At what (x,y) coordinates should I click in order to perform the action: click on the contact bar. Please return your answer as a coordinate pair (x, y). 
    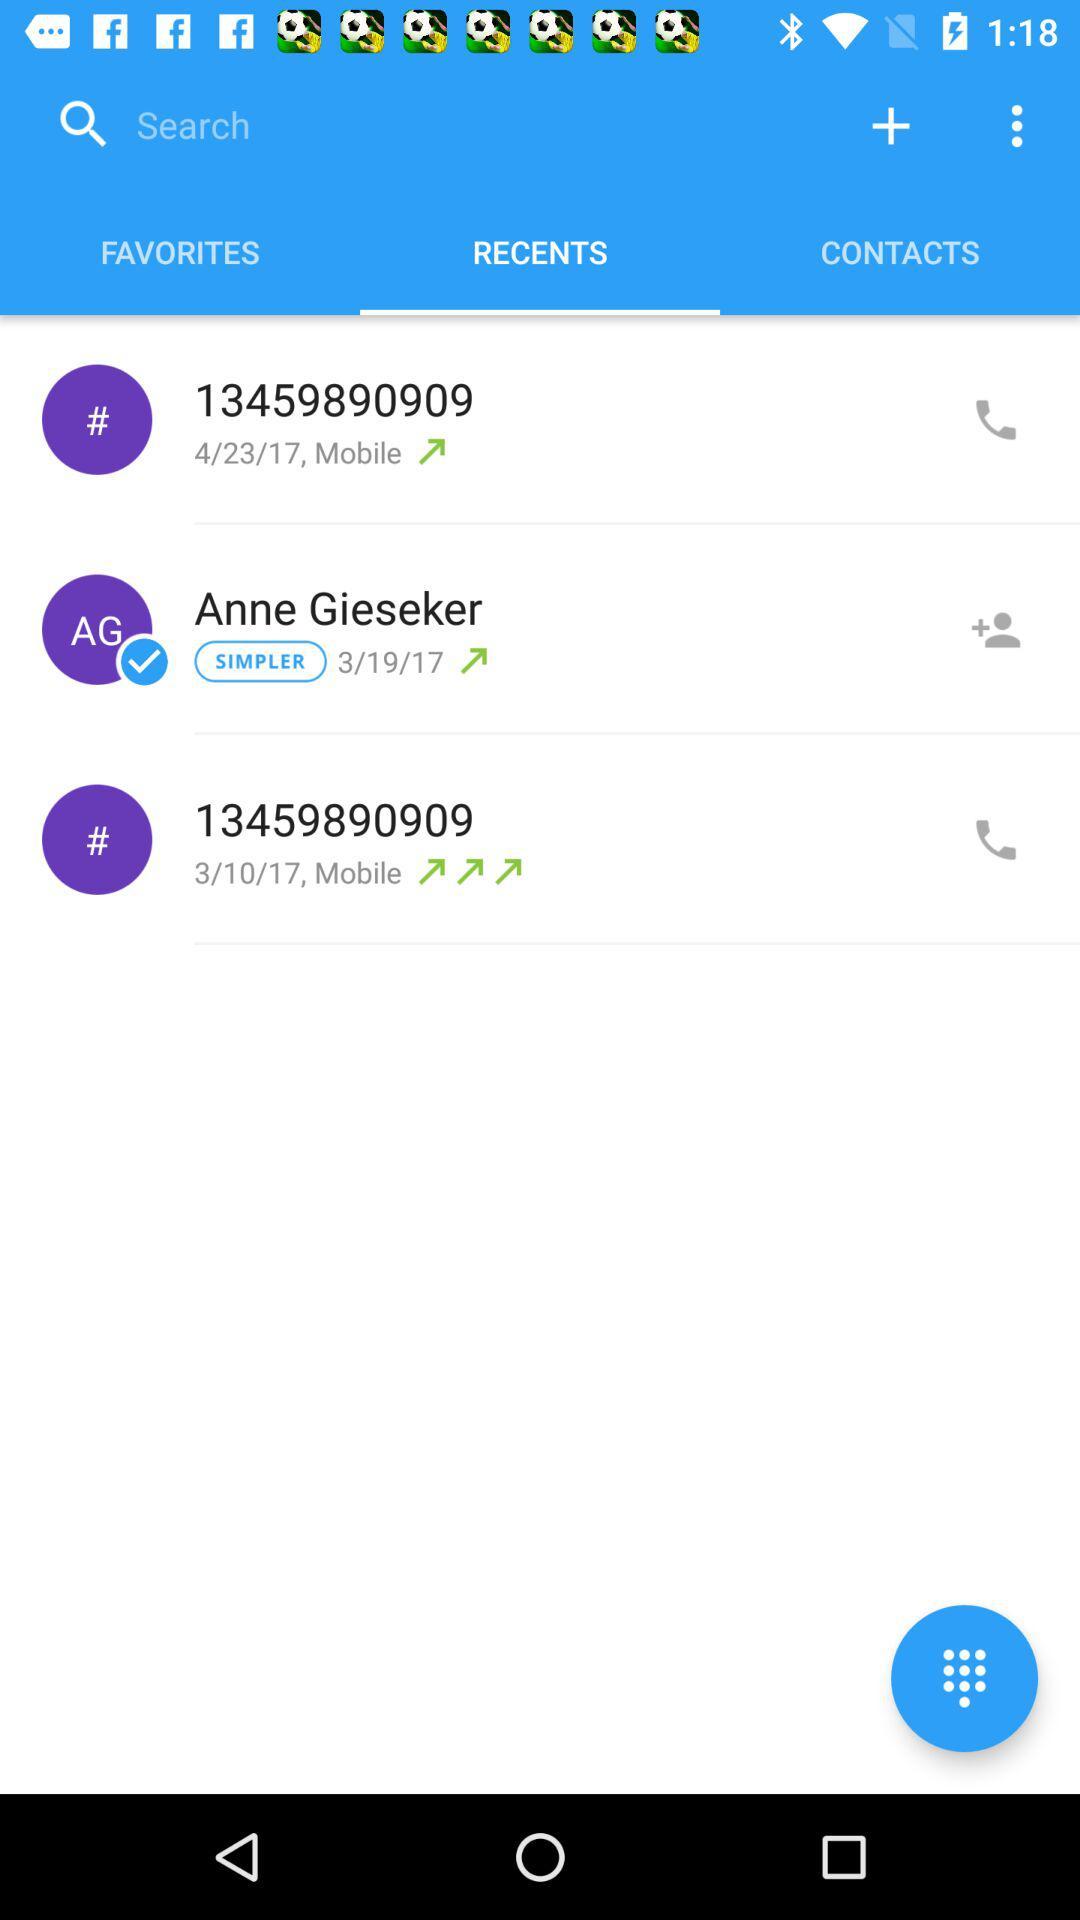
    Looking at the image, I should click on (995, 628).